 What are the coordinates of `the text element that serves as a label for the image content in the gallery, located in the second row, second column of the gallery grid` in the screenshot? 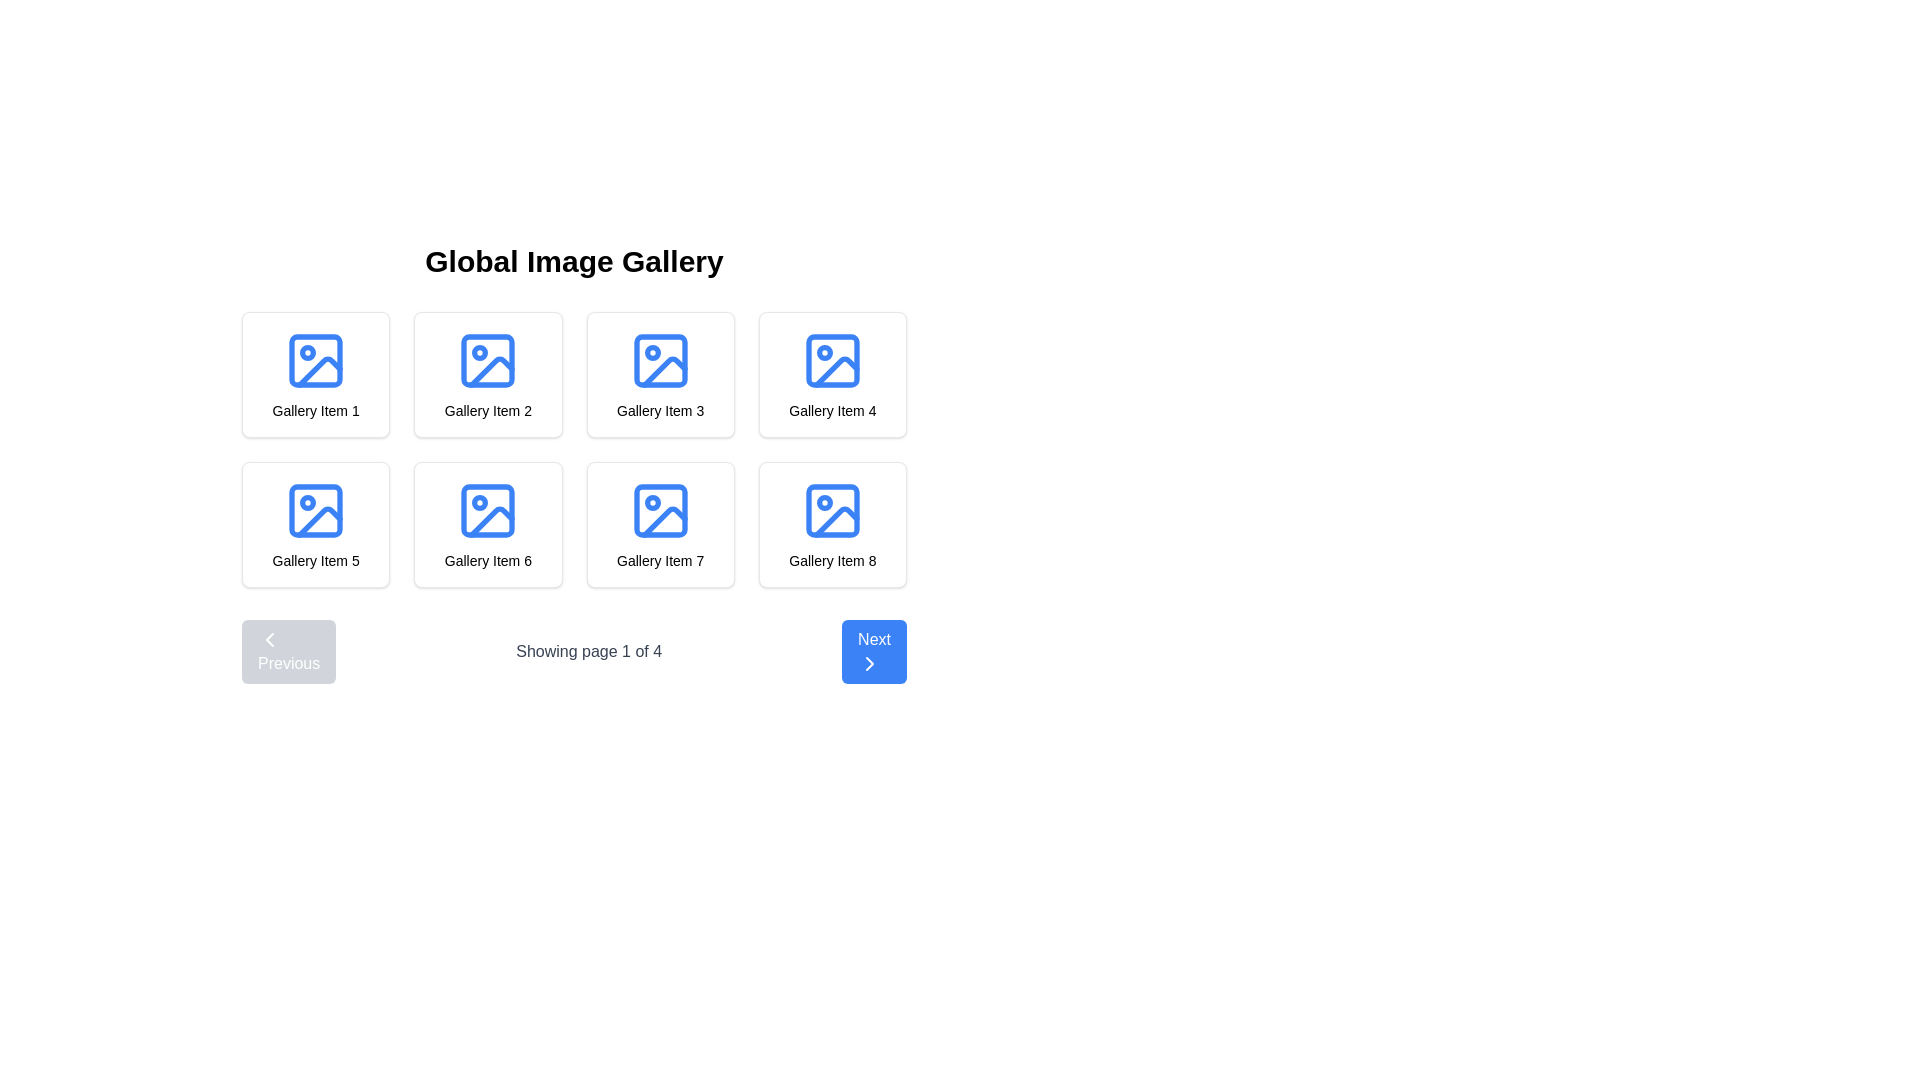 It's located at (488, 560).